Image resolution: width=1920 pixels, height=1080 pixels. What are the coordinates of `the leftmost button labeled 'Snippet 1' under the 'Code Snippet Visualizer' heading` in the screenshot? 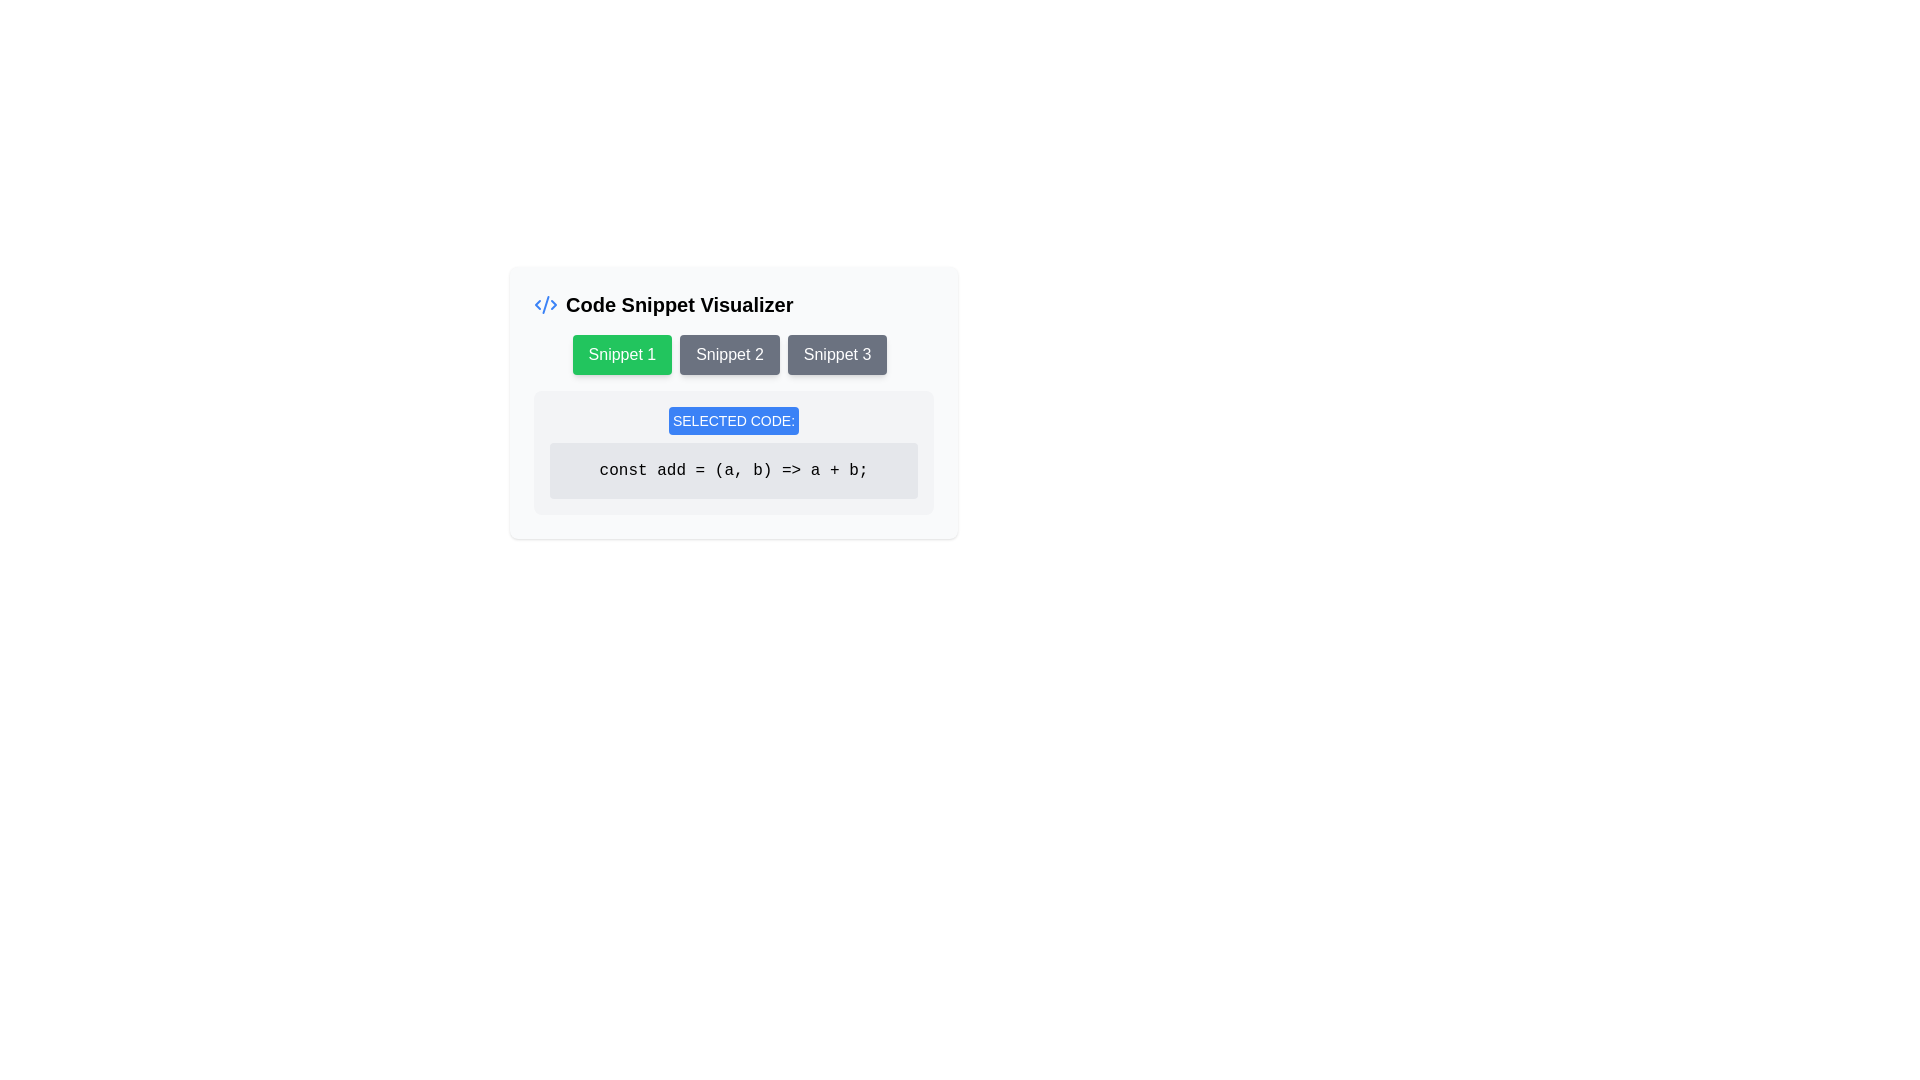 It's located at (621, 353).